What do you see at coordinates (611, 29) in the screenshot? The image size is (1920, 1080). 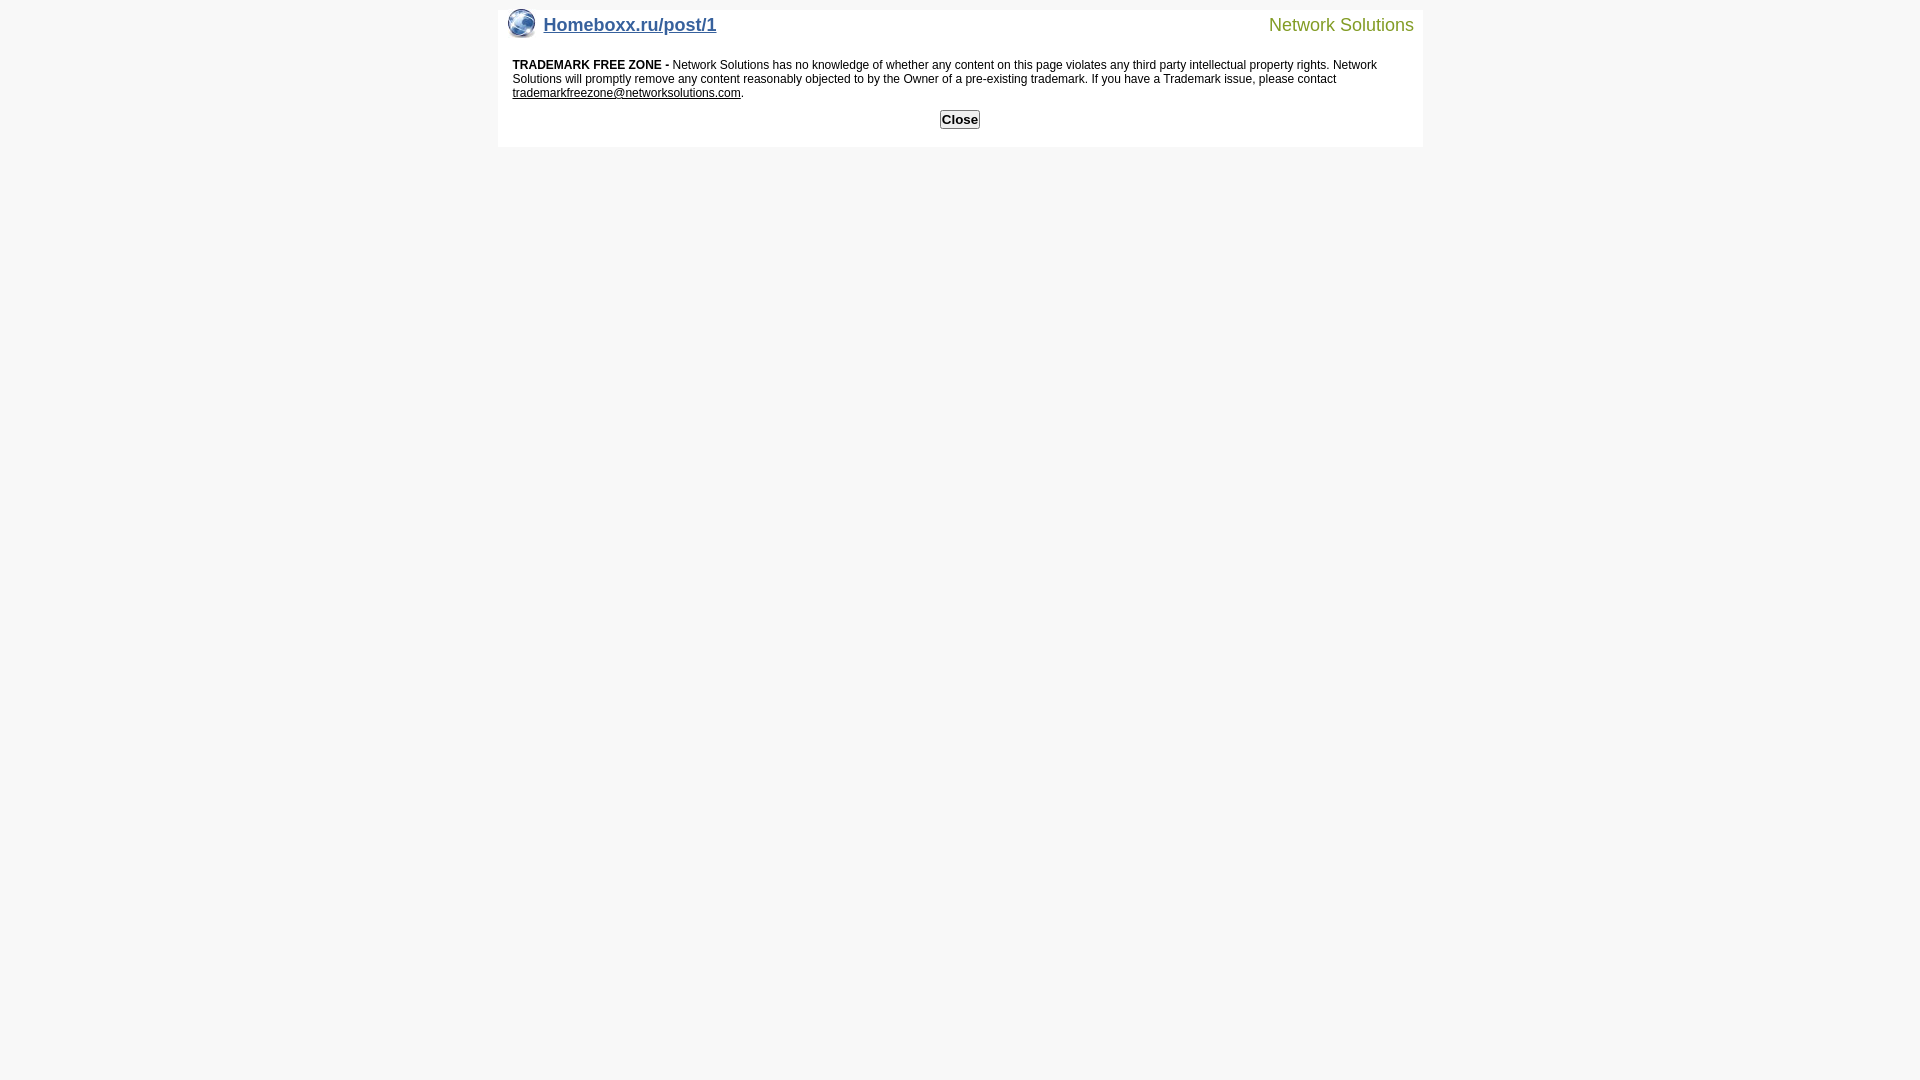 I see `'Homeboxx.ru/post/1'` at bounding box center [611, 29].